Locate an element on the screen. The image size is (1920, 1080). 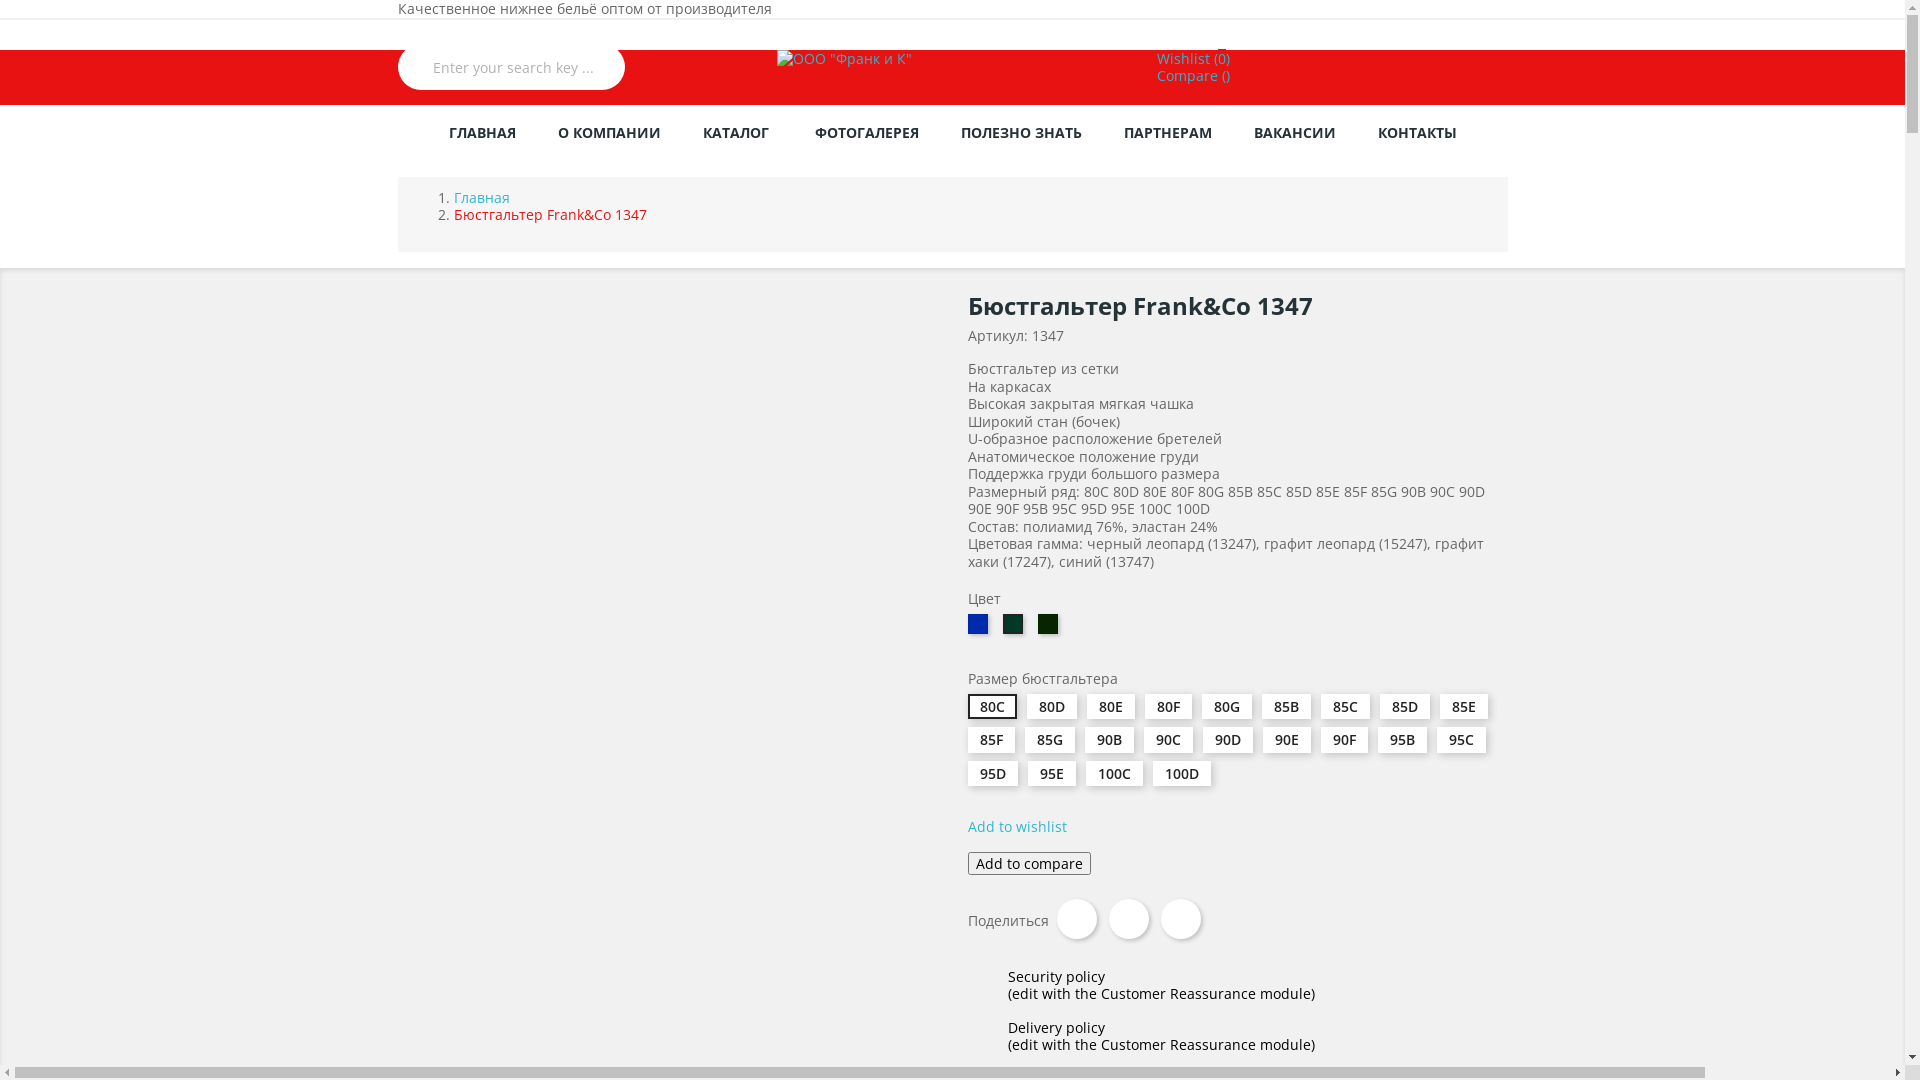
'Add to compare' is located at coordinates (1029, 863).